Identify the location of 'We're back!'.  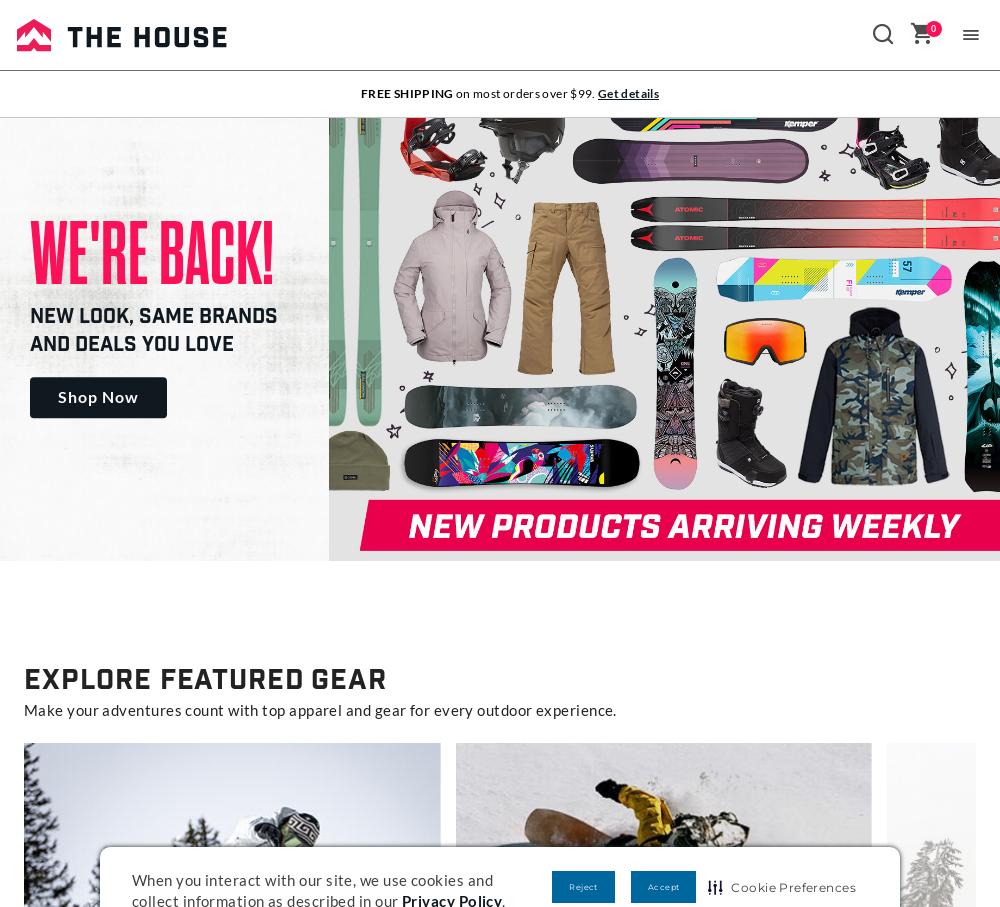
(30, 252).